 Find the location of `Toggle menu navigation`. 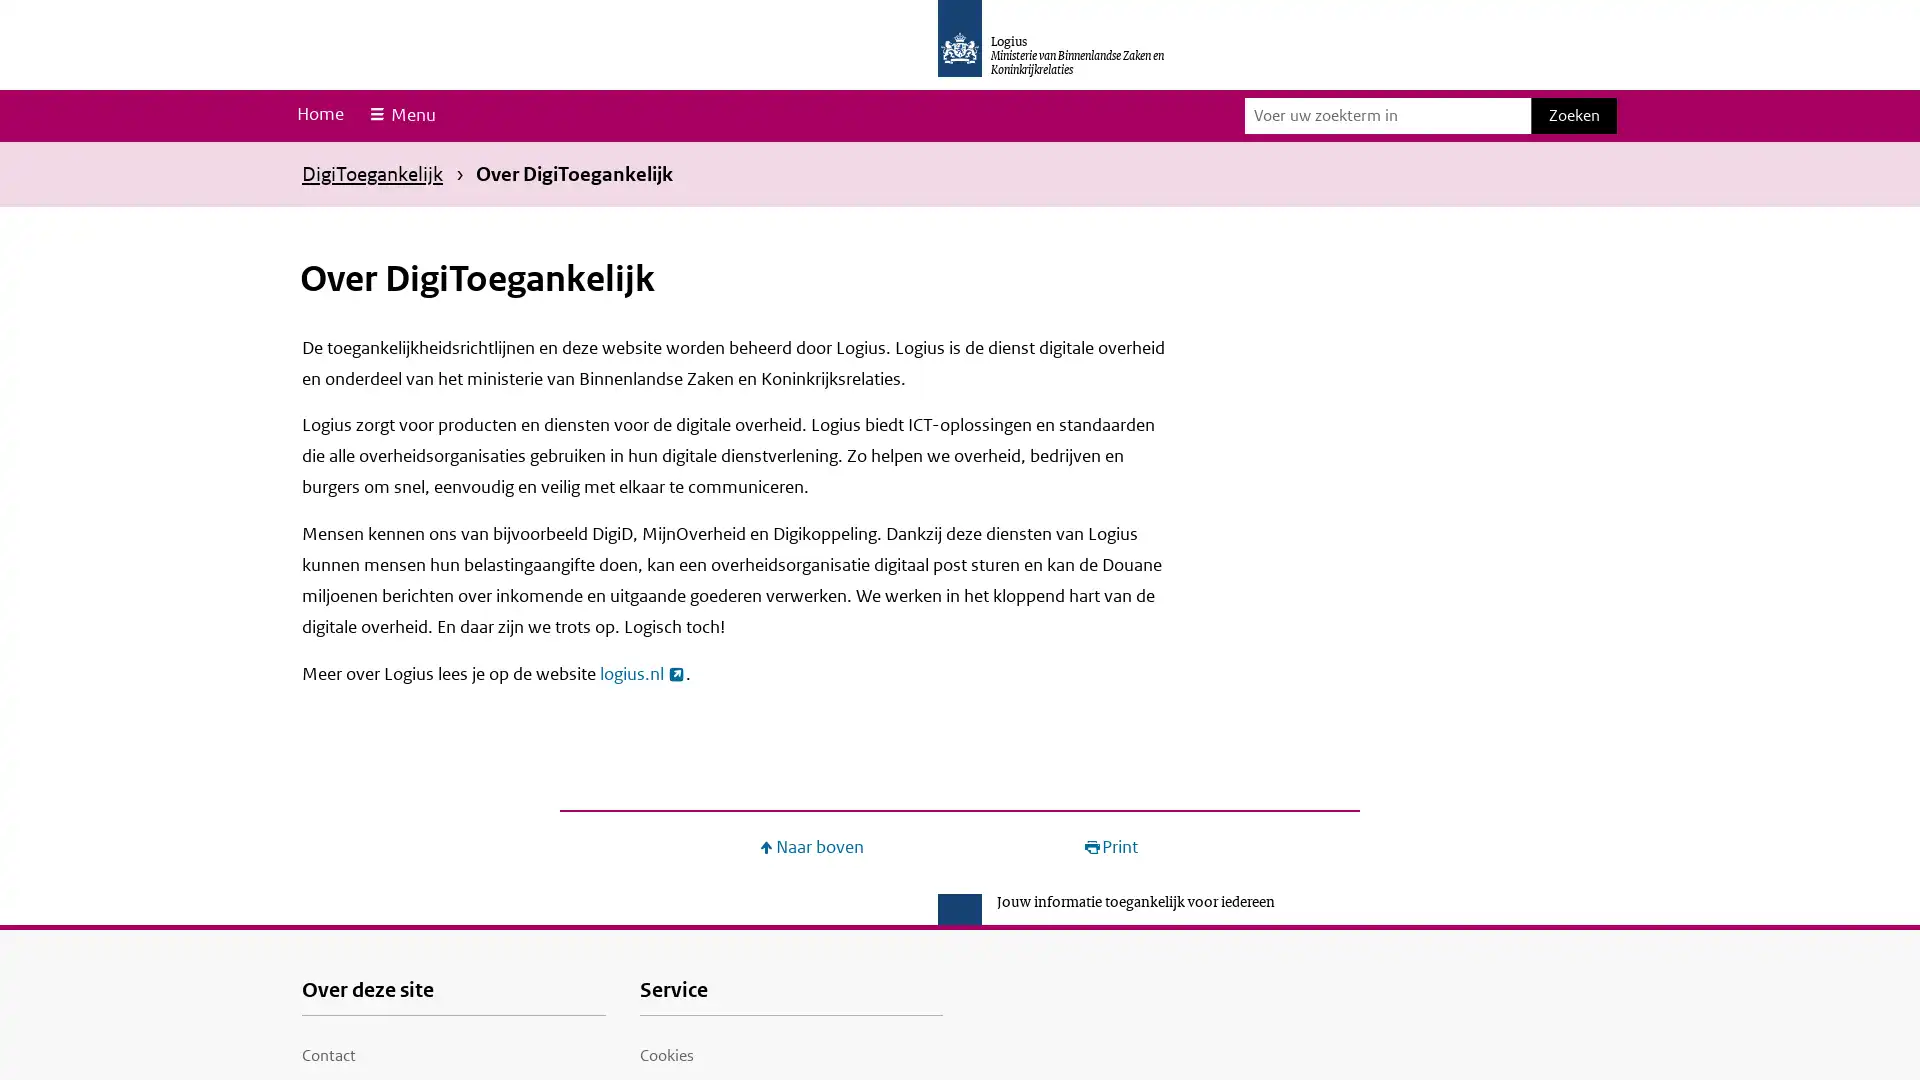

Toggle menu navigation is located at coordinates (400, 115).